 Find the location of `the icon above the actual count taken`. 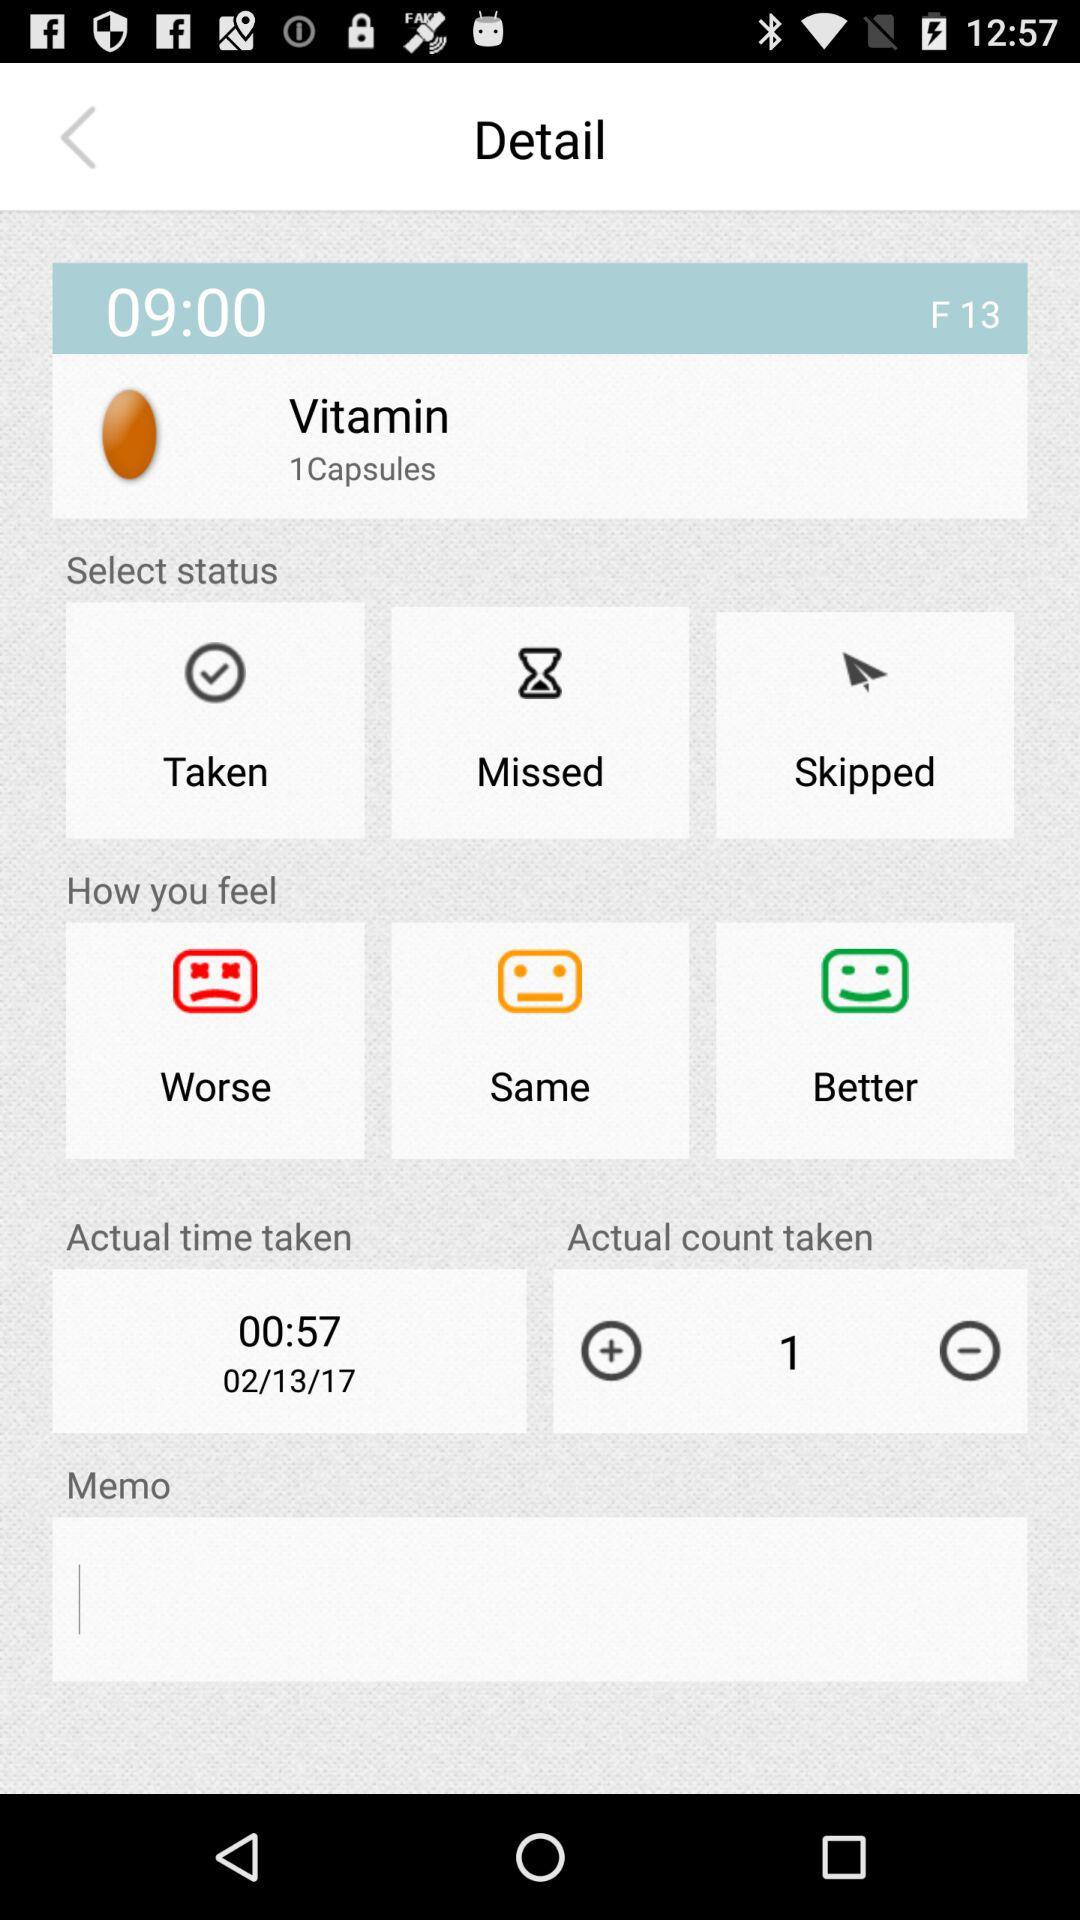

the icon above the actual count taken is located at coordinates (864, 1040).